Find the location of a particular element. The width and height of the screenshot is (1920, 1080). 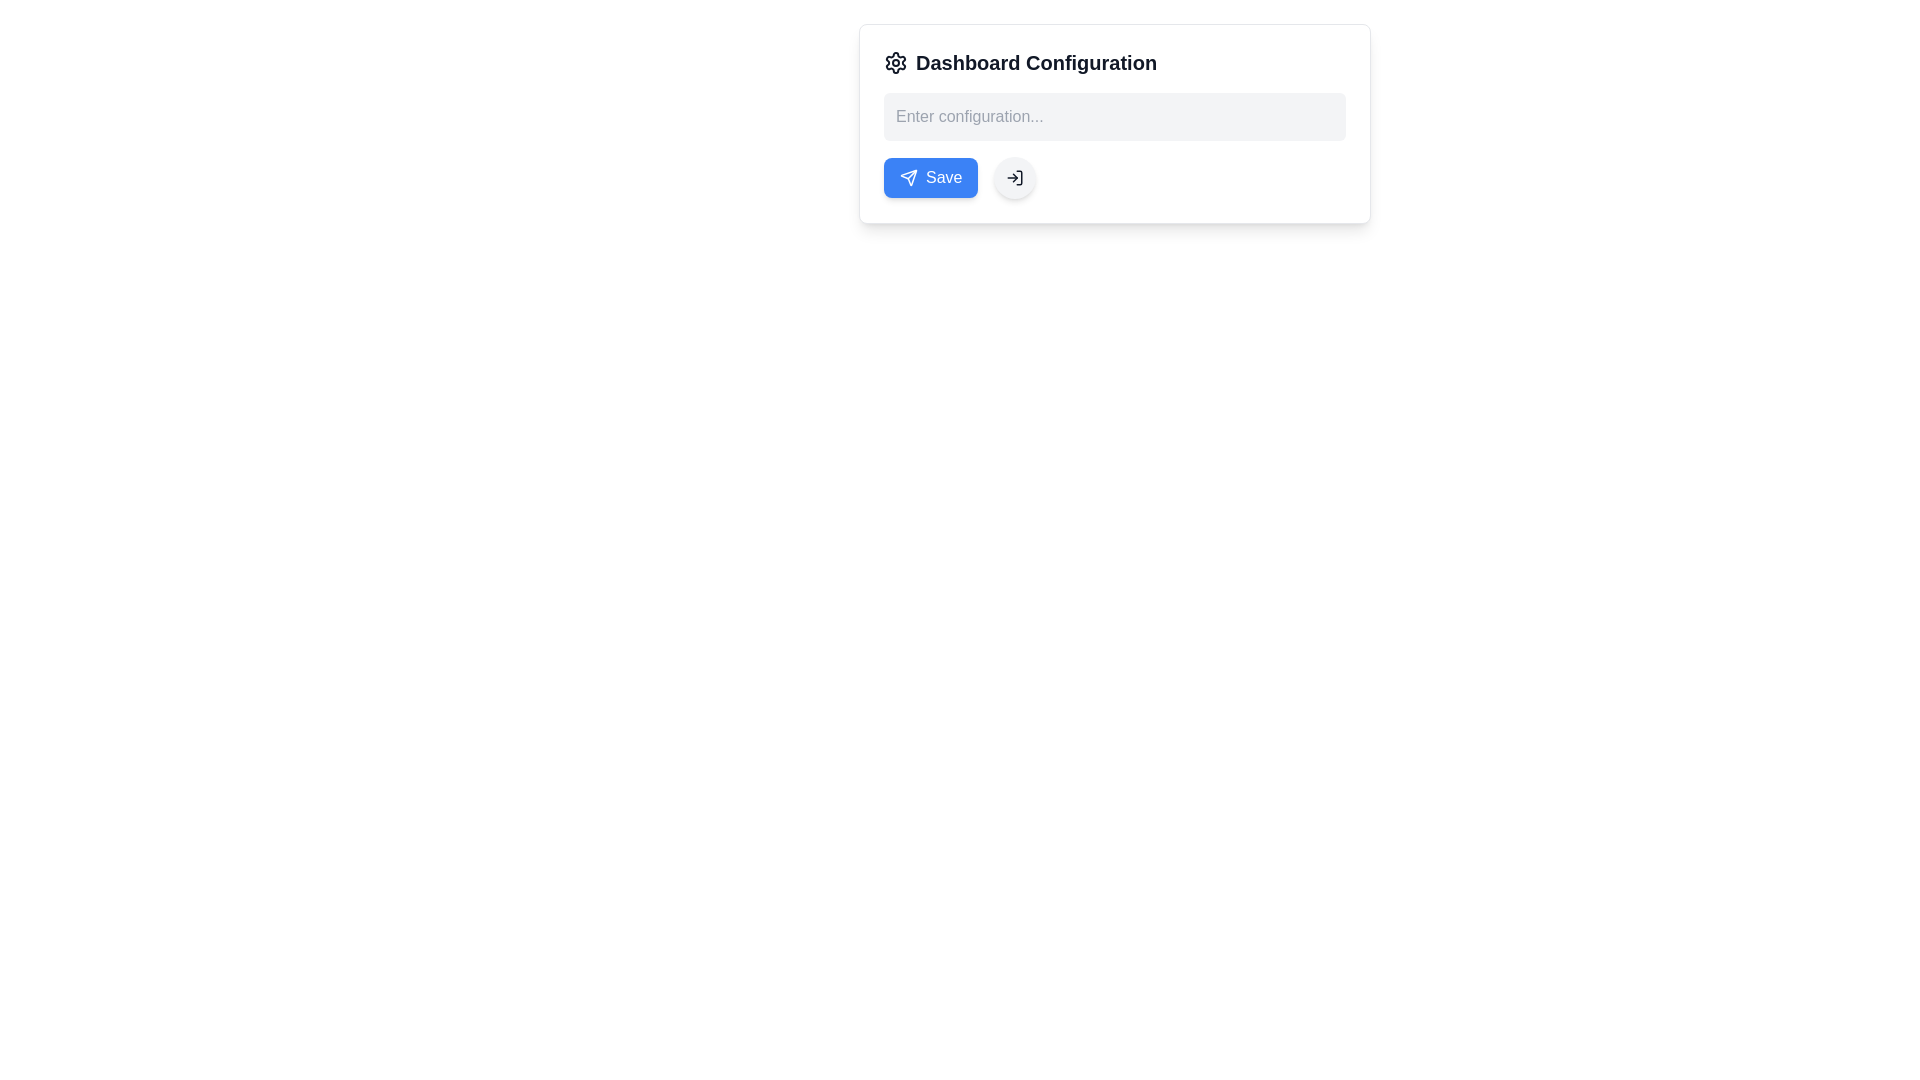

the 'Send' or 'Submit' icon embedded in the 'Save' button located on the left side of the 'Dashboard Configuration' box is located at coordinates (907, 176).